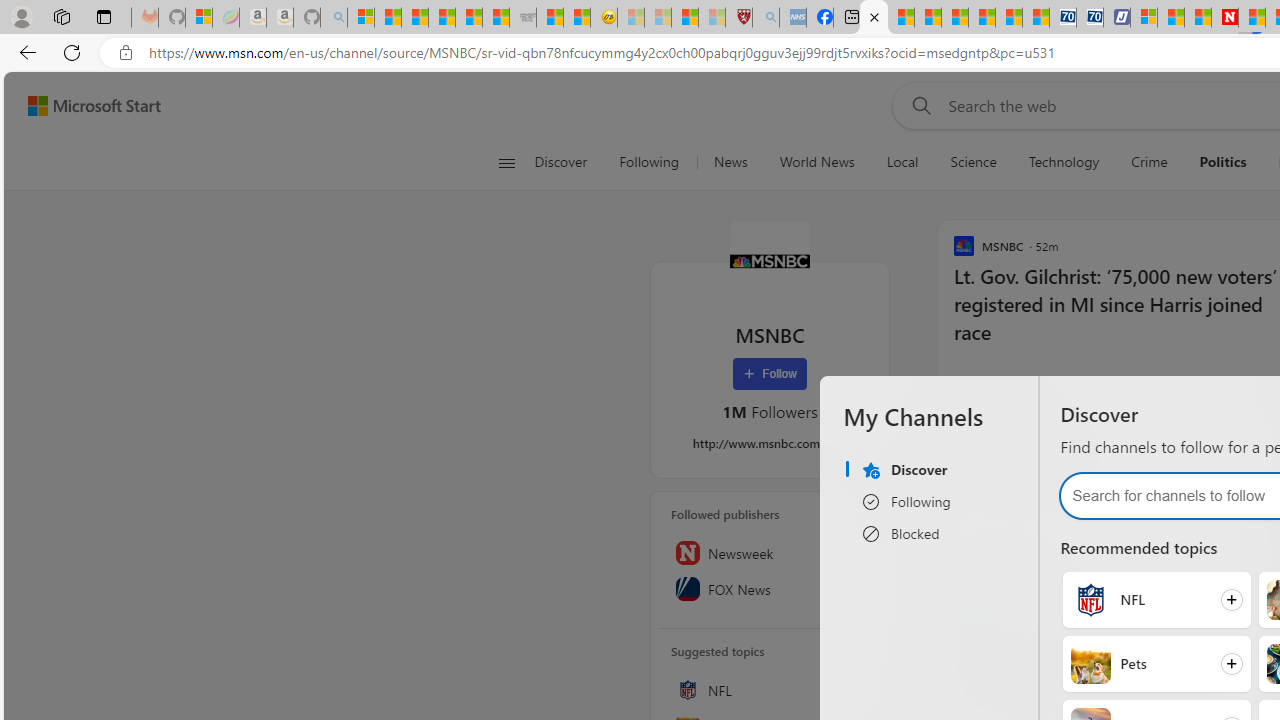 The width and height of the screenshot is (1280, 720). What do you see at coordinates (729, 162) in the screenshot?
I see `'News'` at bounding box center [729, 162].